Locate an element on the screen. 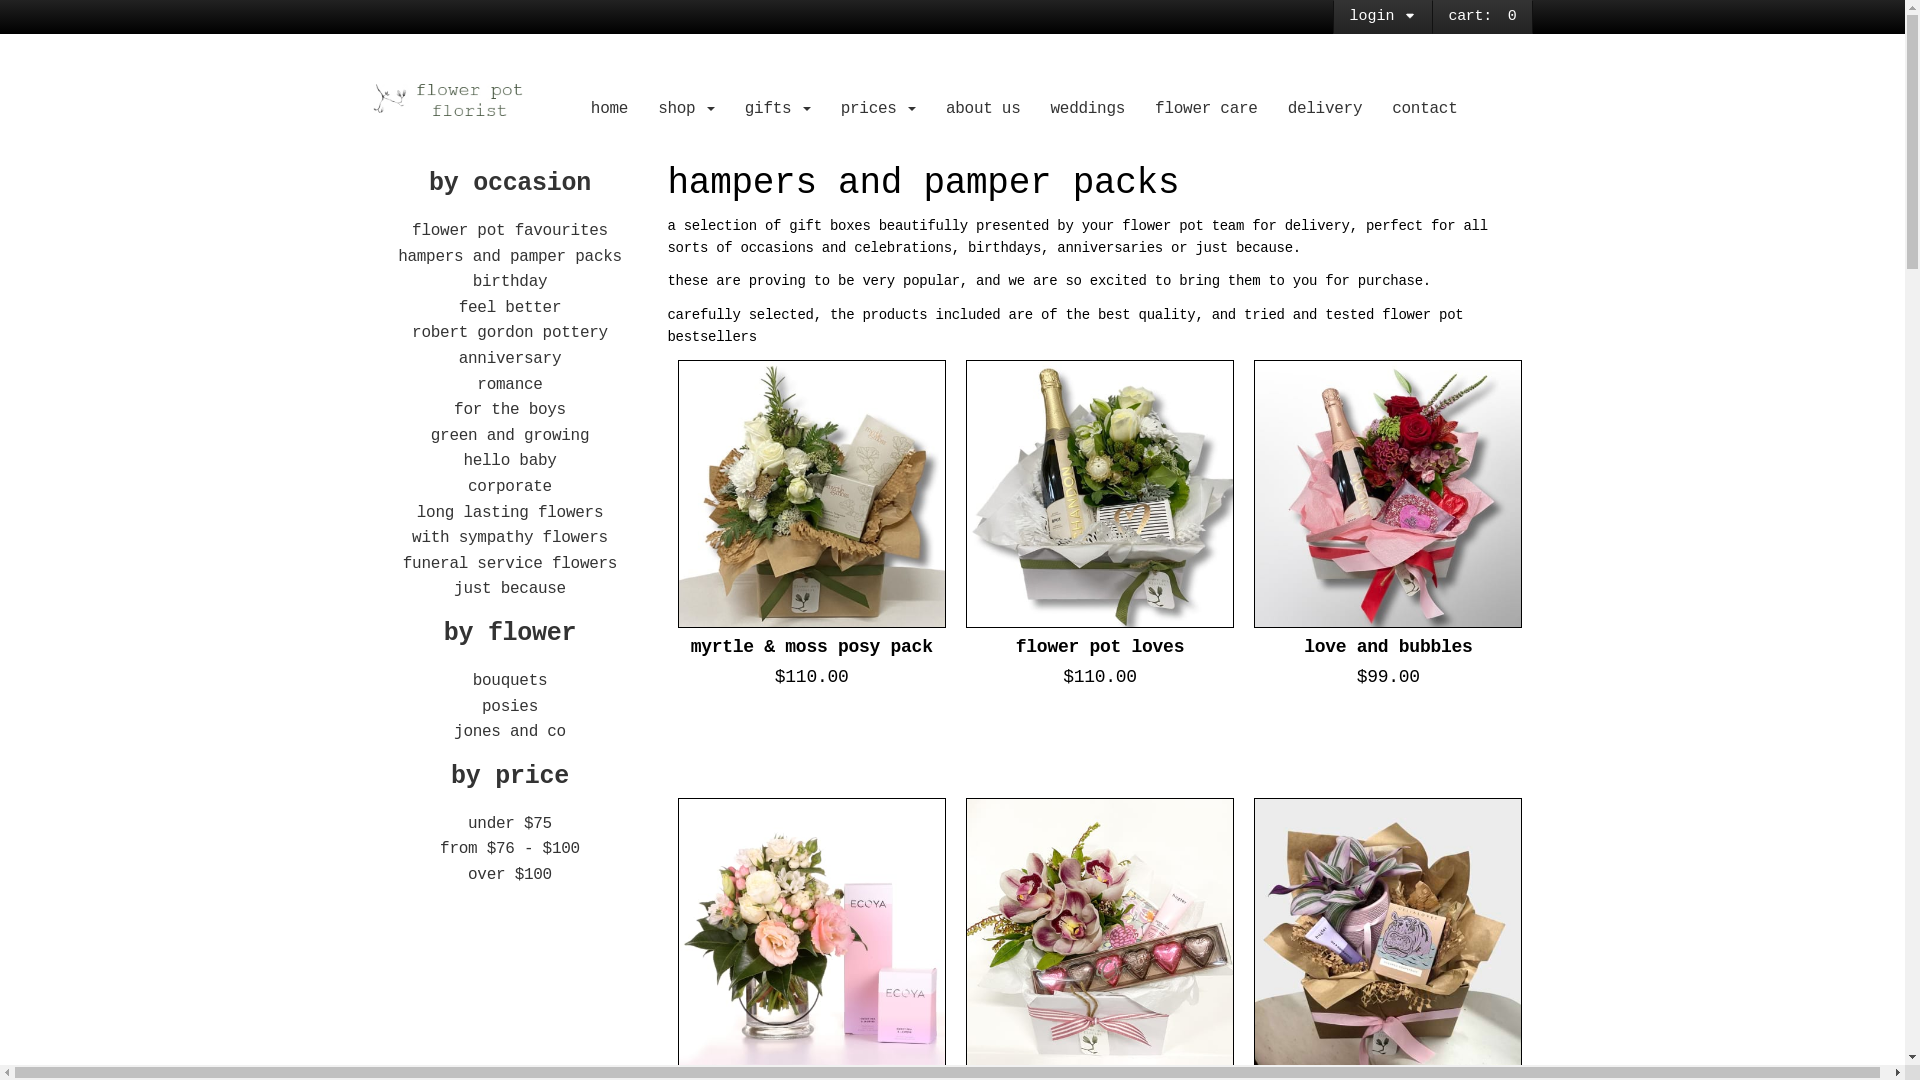  'by flower' is located at coordinates (510, 633).